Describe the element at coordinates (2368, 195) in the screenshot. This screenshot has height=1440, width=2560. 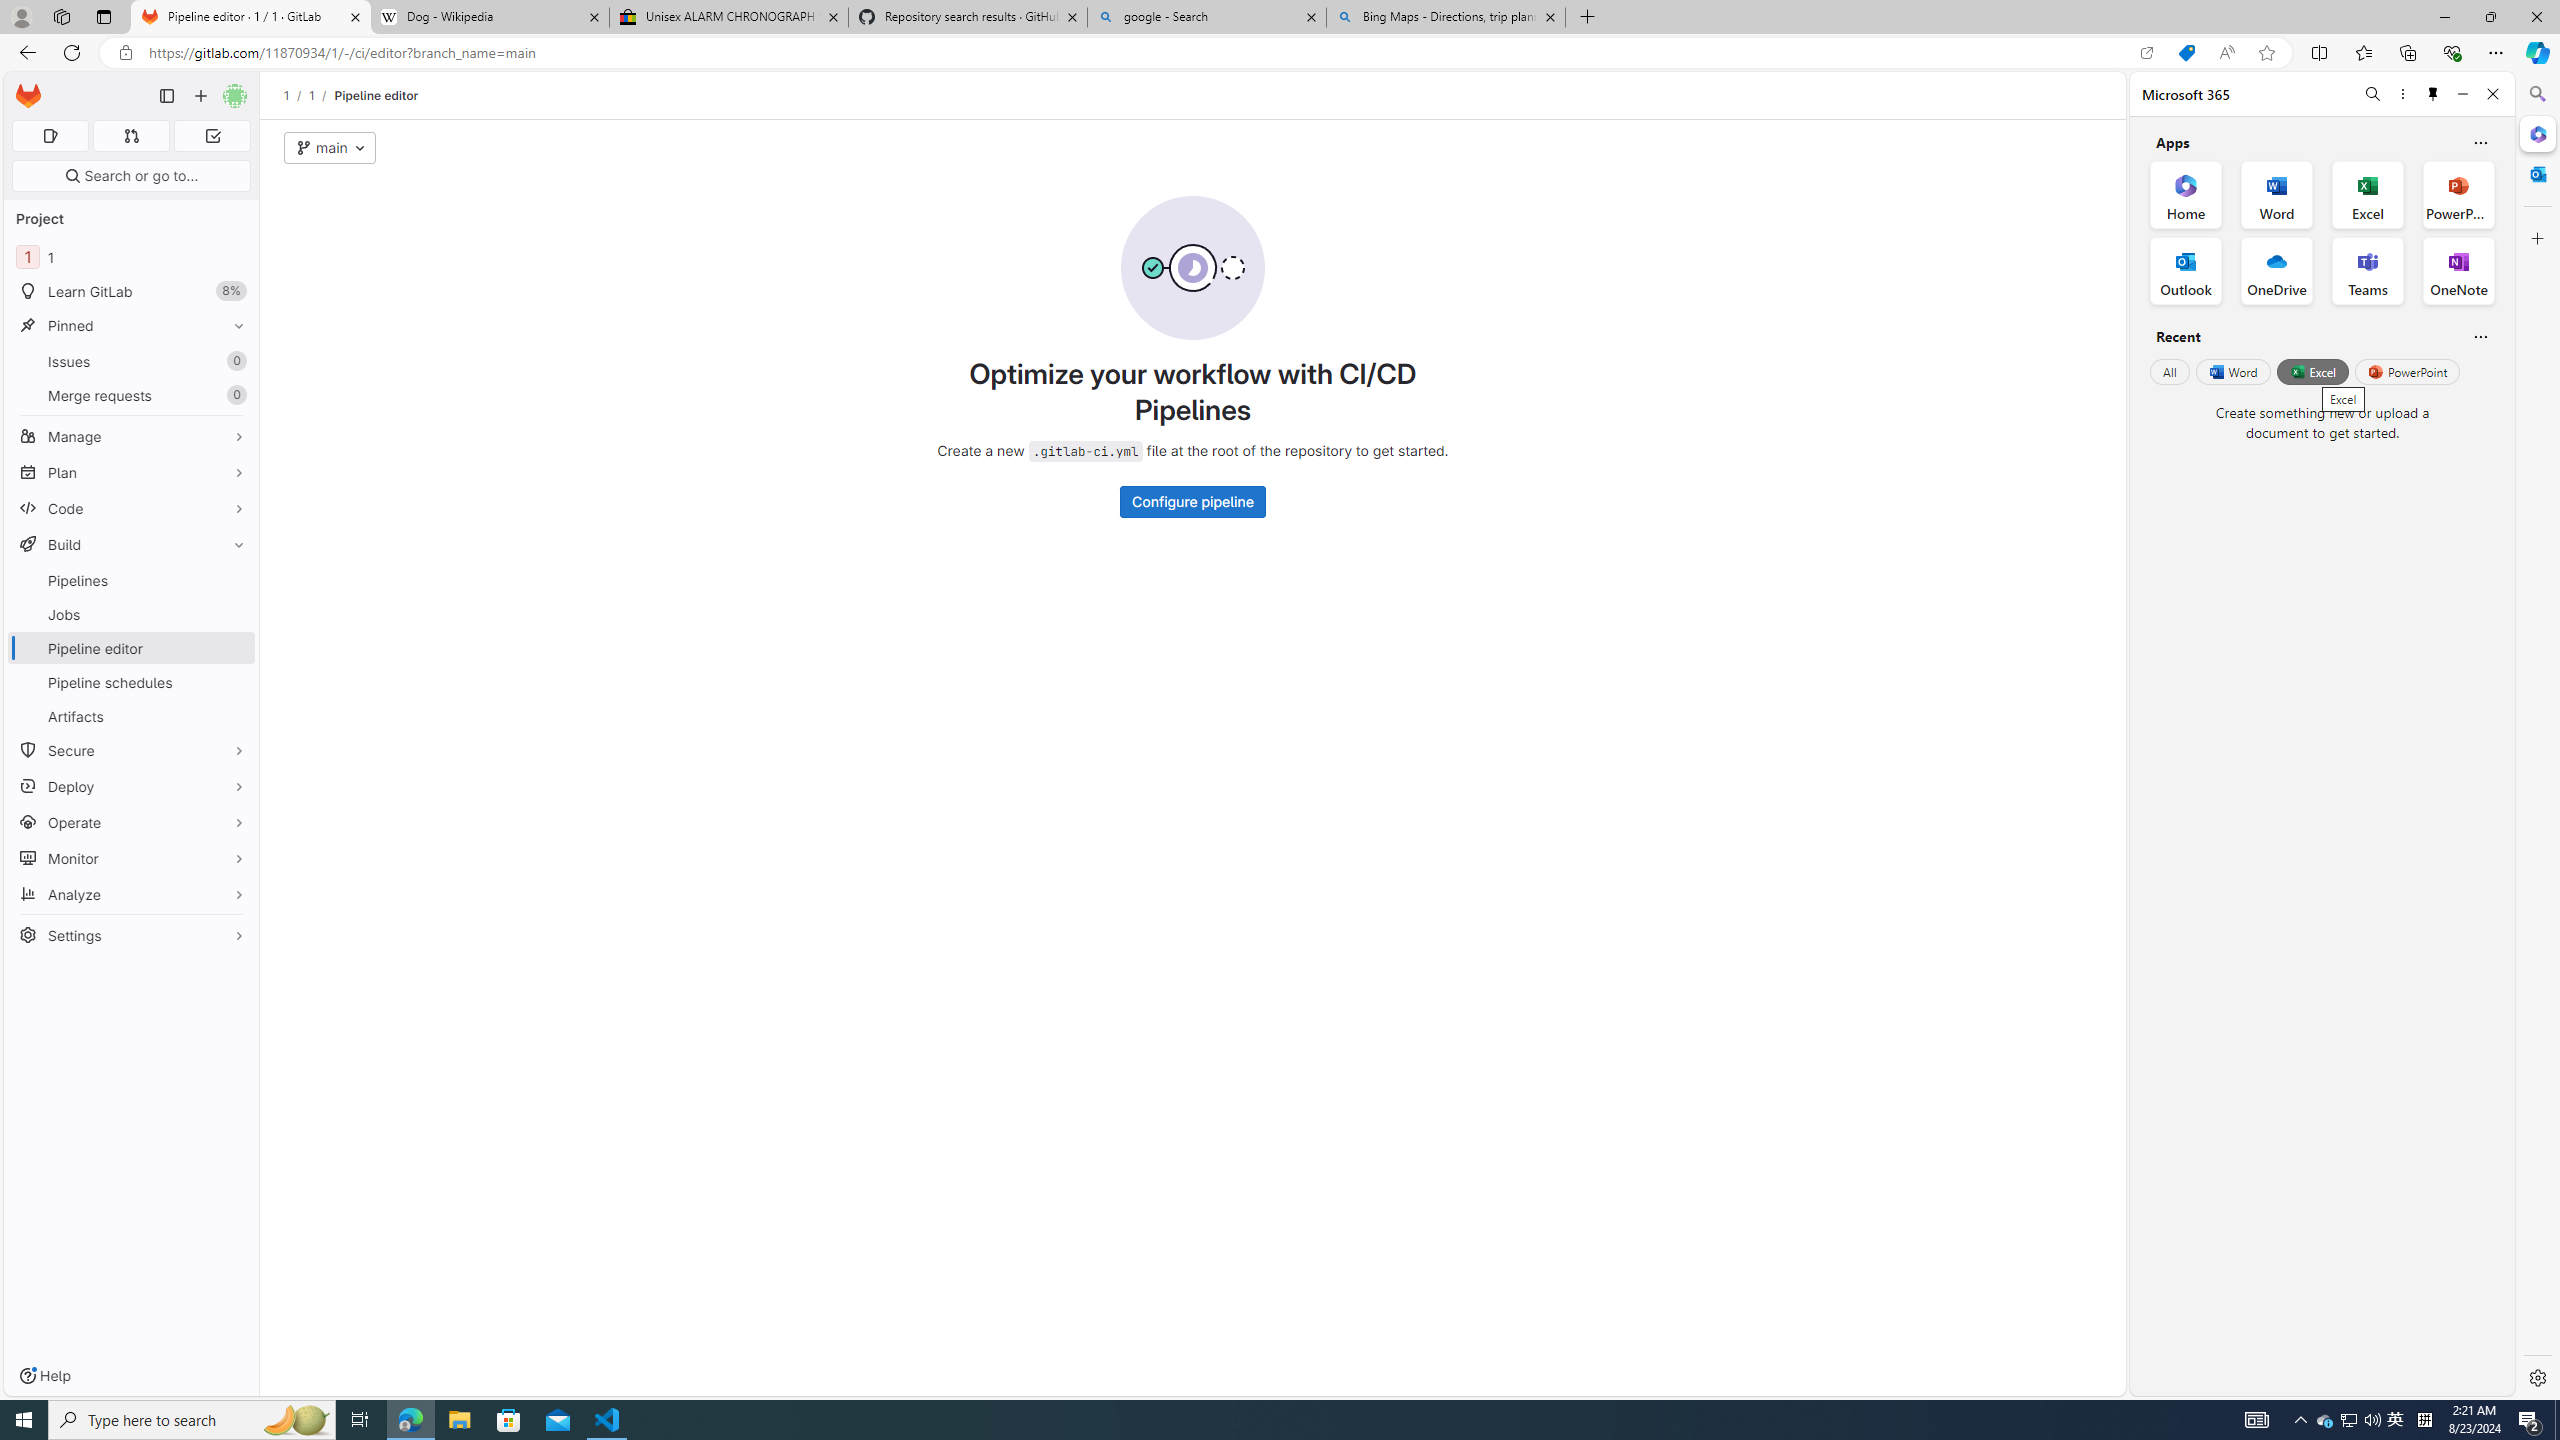
I see `'Excel Office App'` at that location.